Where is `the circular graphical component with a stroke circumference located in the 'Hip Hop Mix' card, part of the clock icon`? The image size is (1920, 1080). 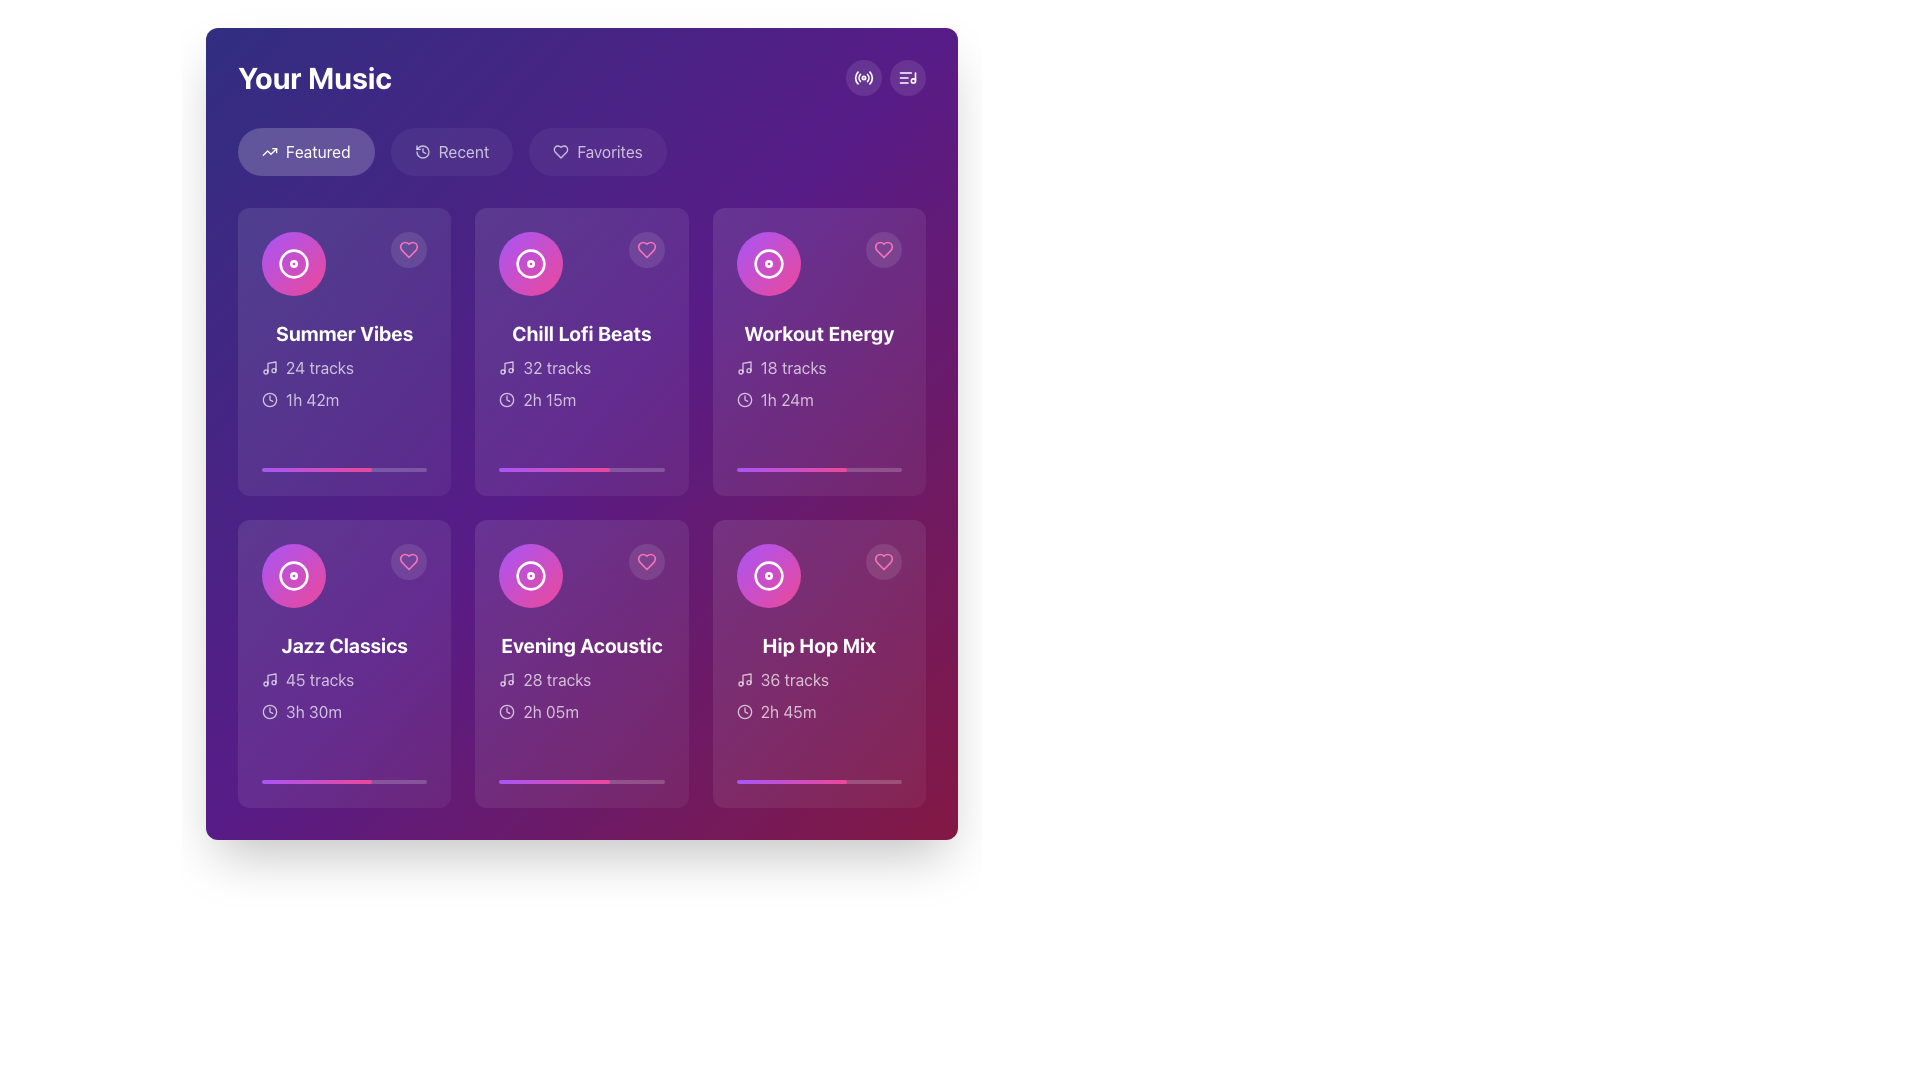 the circular graphical component with a stroke circumference located in the 'Hip Hop Mix' card, part of the clock icon is located at coordinates (743, 711).